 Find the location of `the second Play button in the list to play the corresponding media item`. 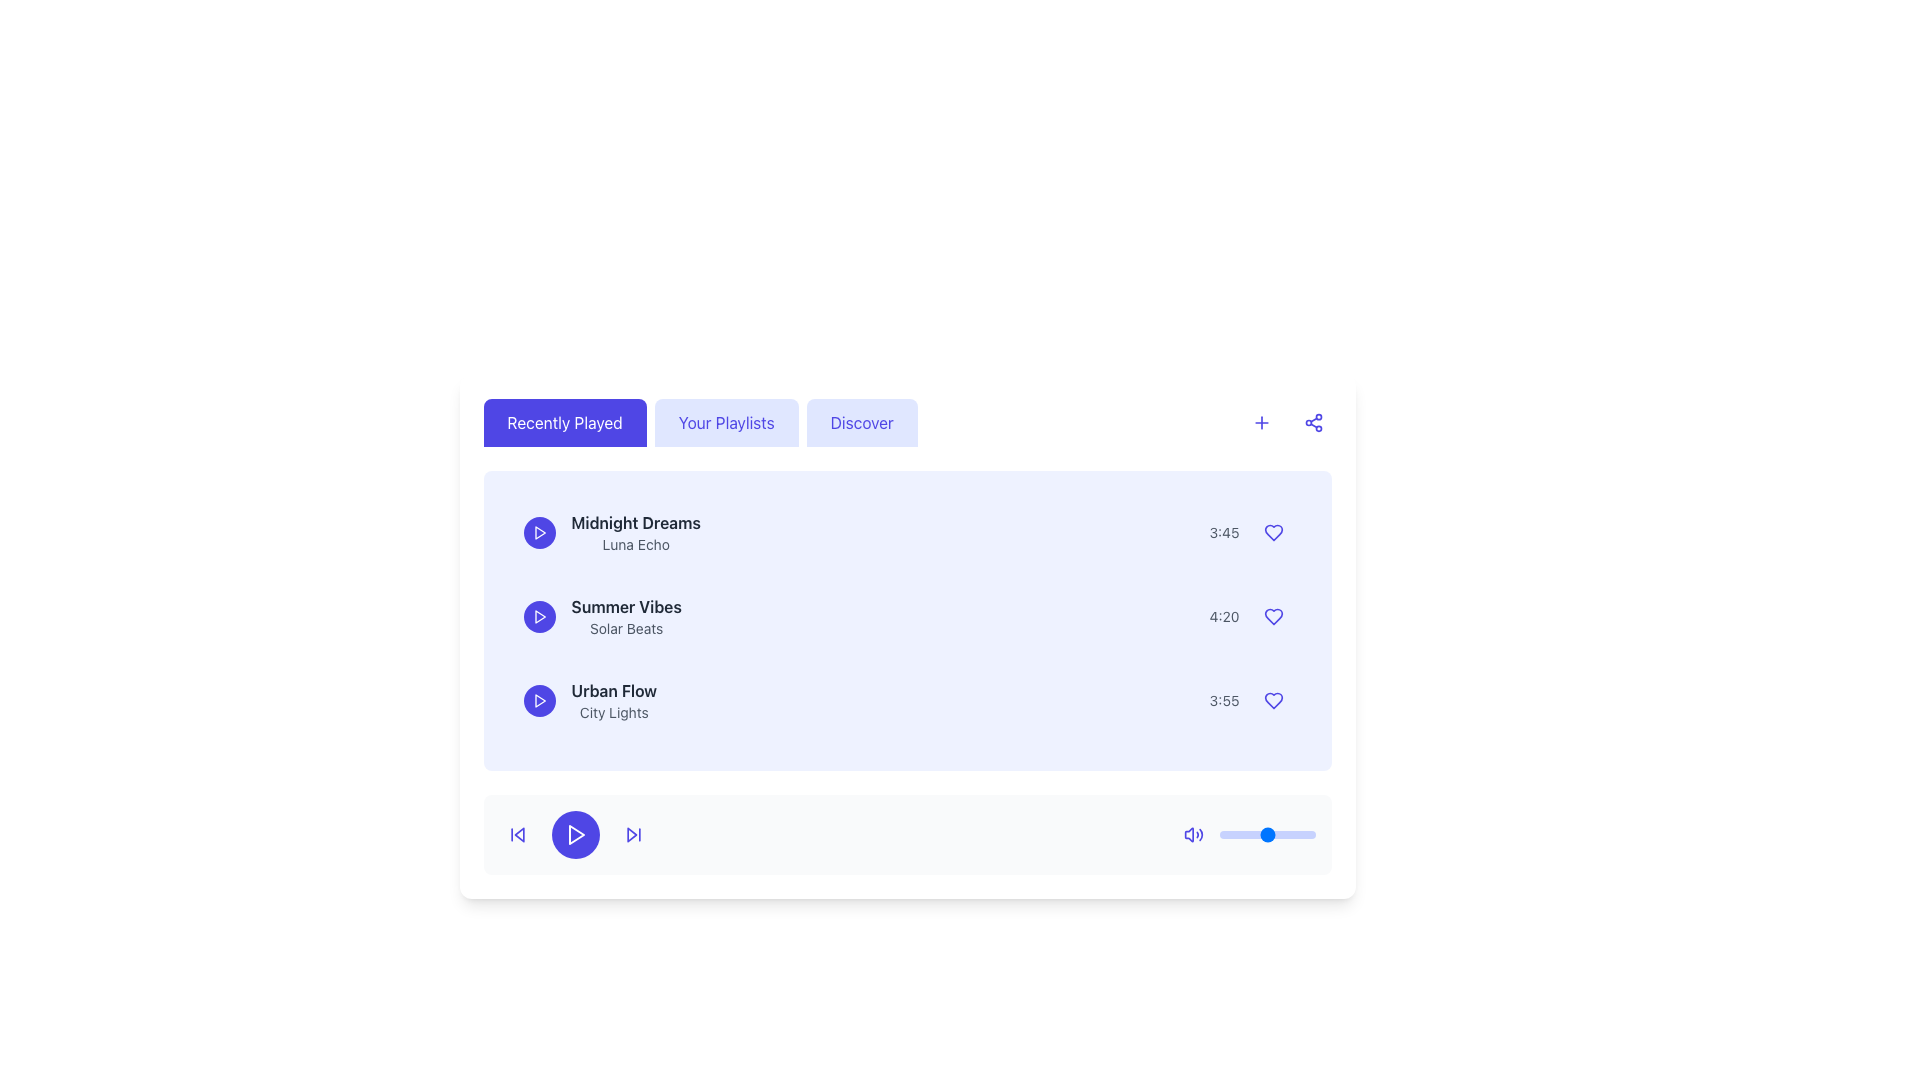

the second Play button in the list to play the corresponding media item is located at coordinates (540, 616).